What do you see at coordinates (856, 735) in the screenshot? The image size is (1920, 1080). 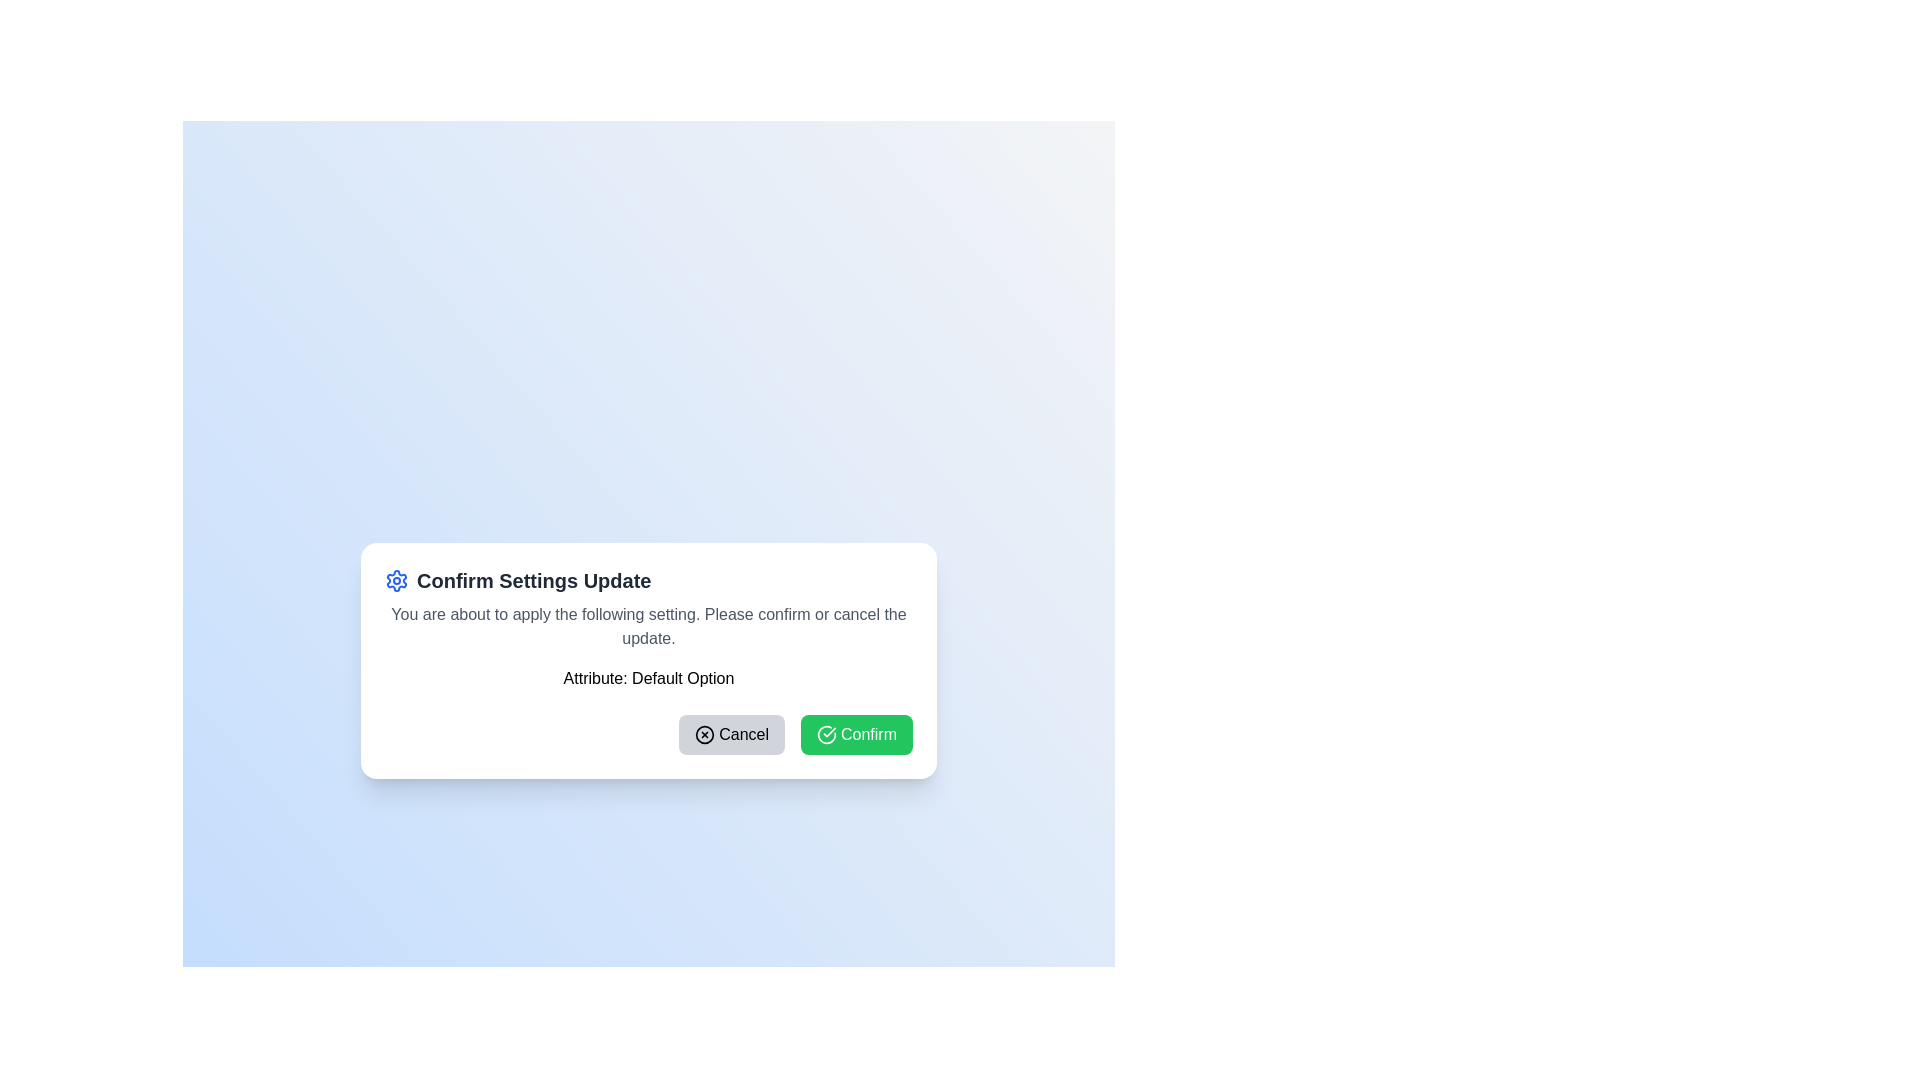 I see `the green 'Confirm' button with a checkmark icon to confirm the action` at bounding box center [856, 735].